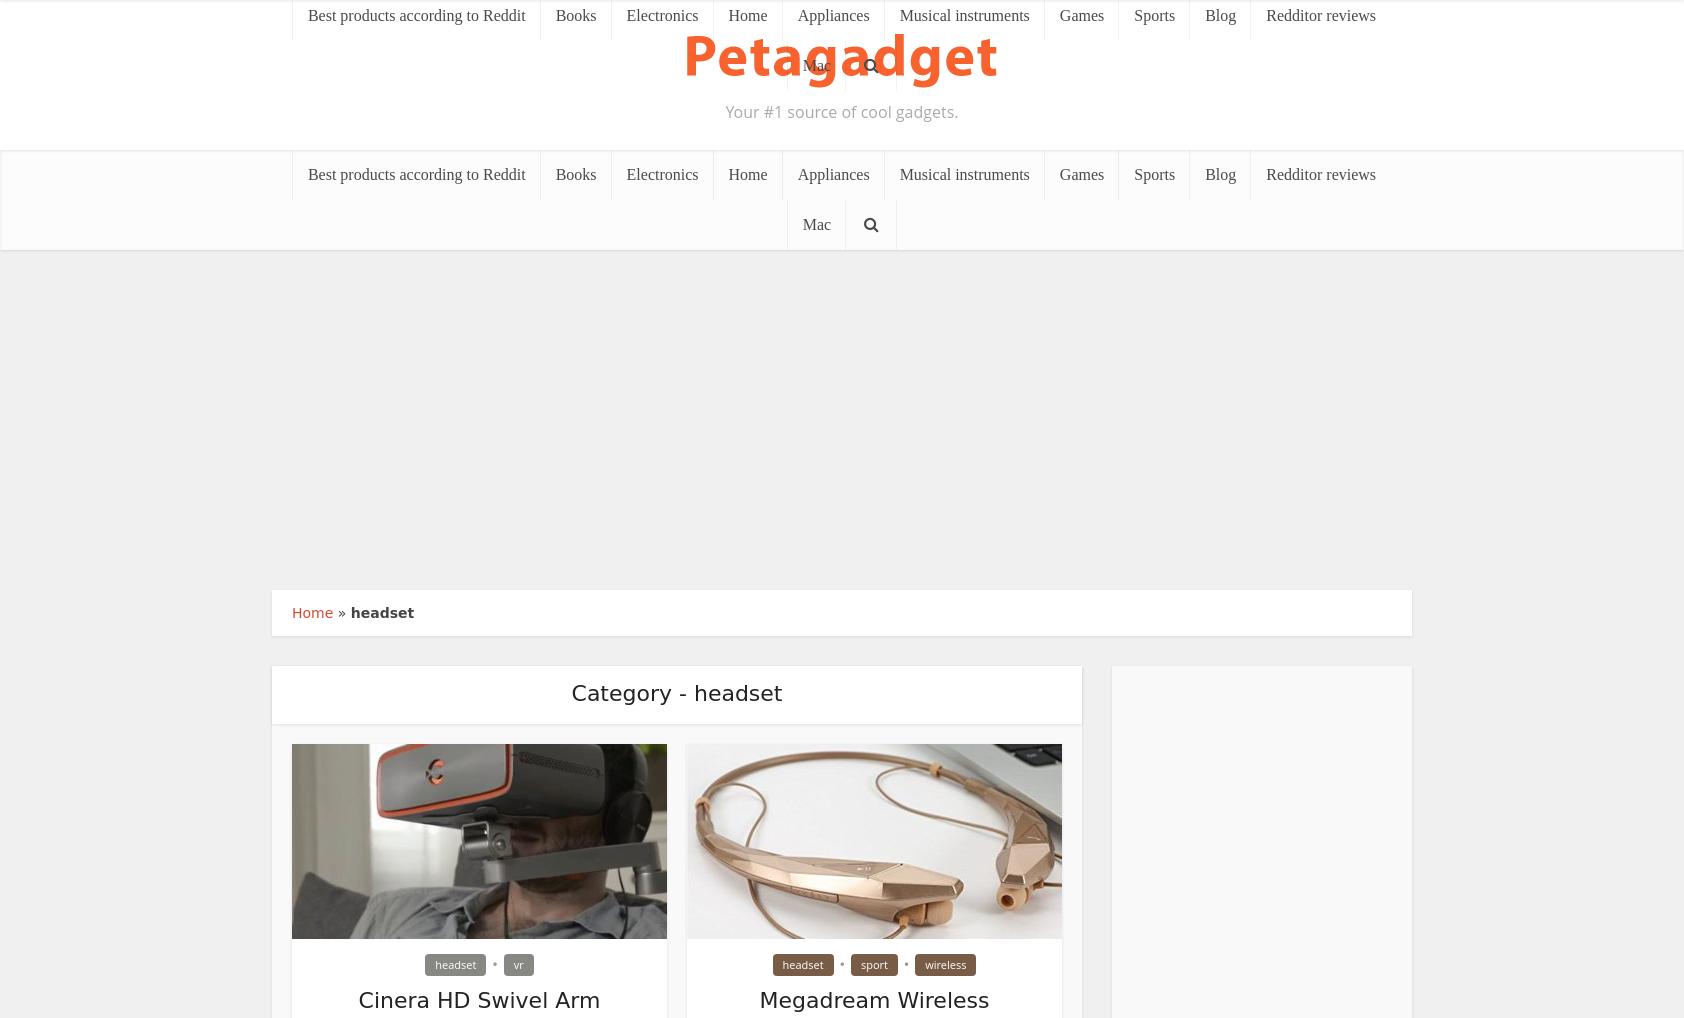  Describe the element at coordinates (1205, 174) in the screenshot. I see `'Blog'` at that location.